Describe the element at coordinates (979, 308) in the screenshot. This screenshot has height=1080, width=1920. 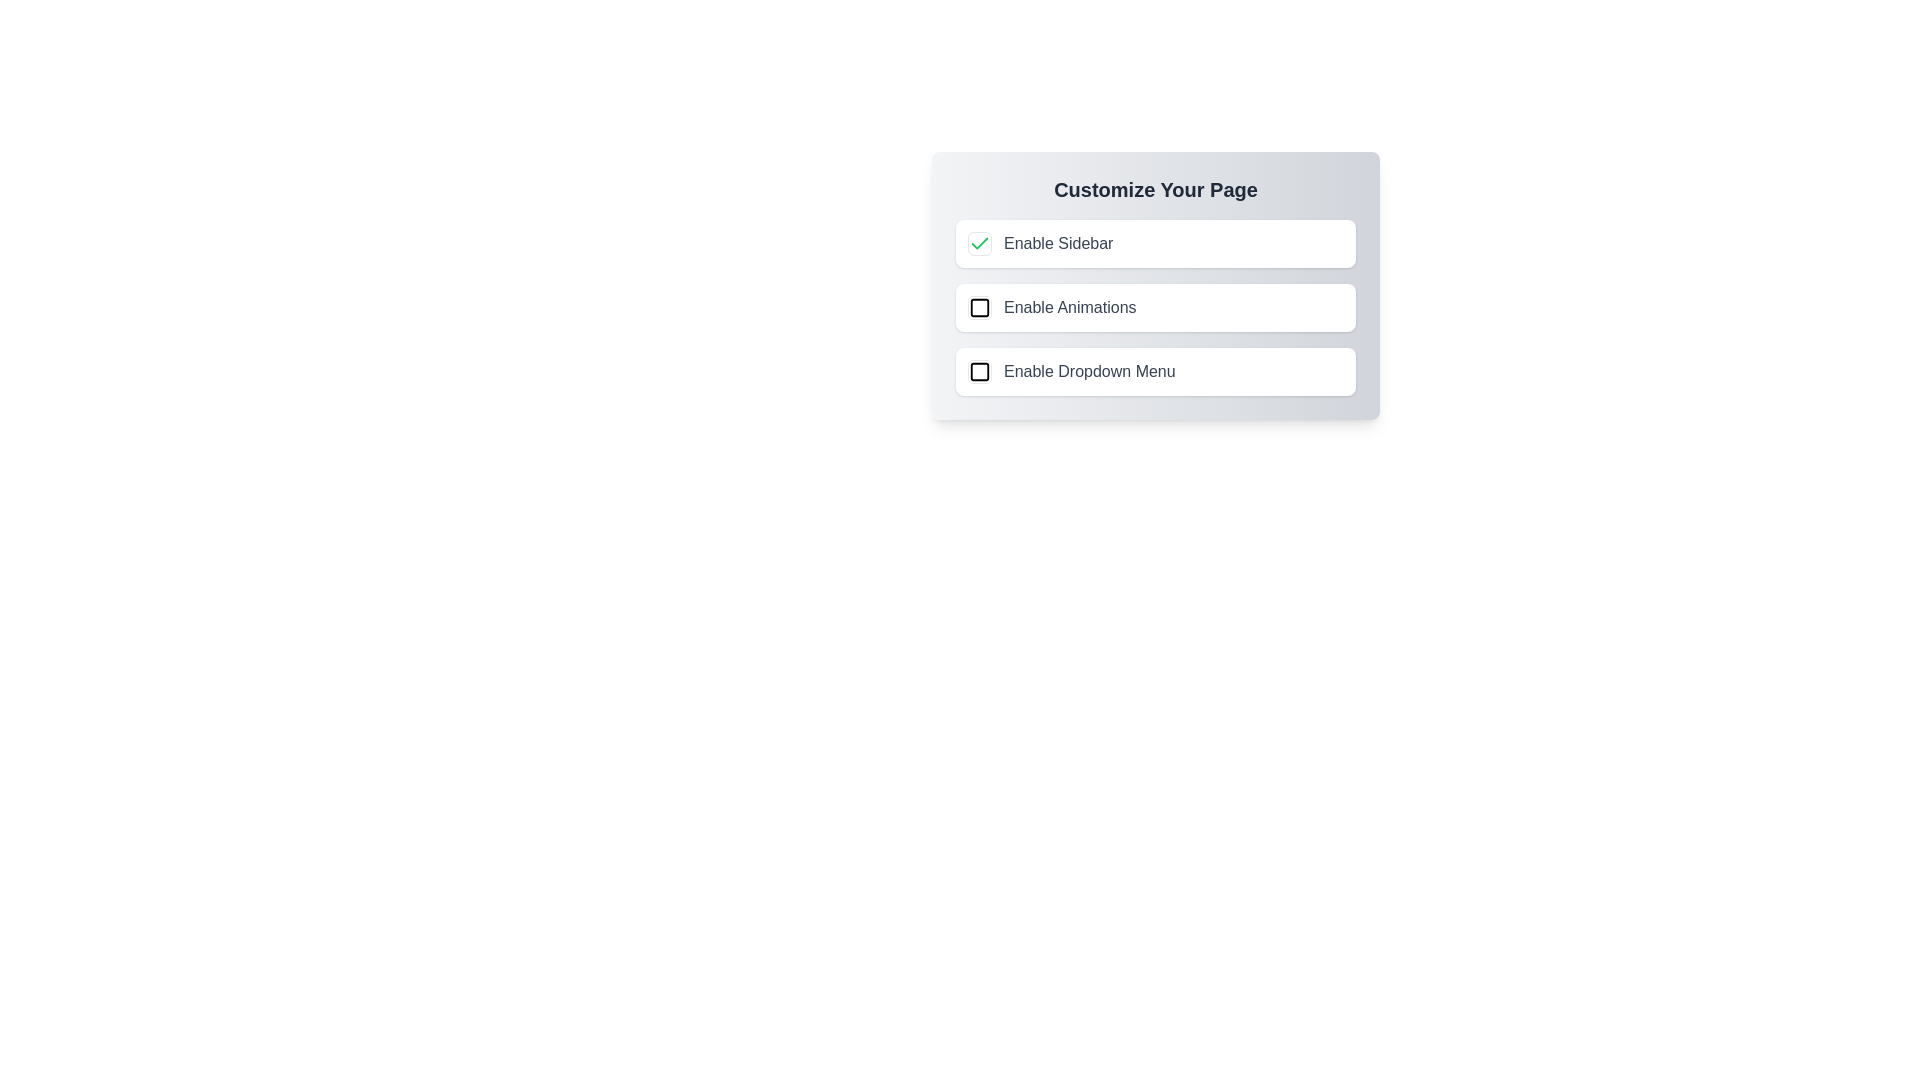
I see `the Checkbox-like toggle button, which is a square button with rounded corners located to the left of the text 'Enable Animations' in the second row of the 'Customize Your Page' section` at that location.